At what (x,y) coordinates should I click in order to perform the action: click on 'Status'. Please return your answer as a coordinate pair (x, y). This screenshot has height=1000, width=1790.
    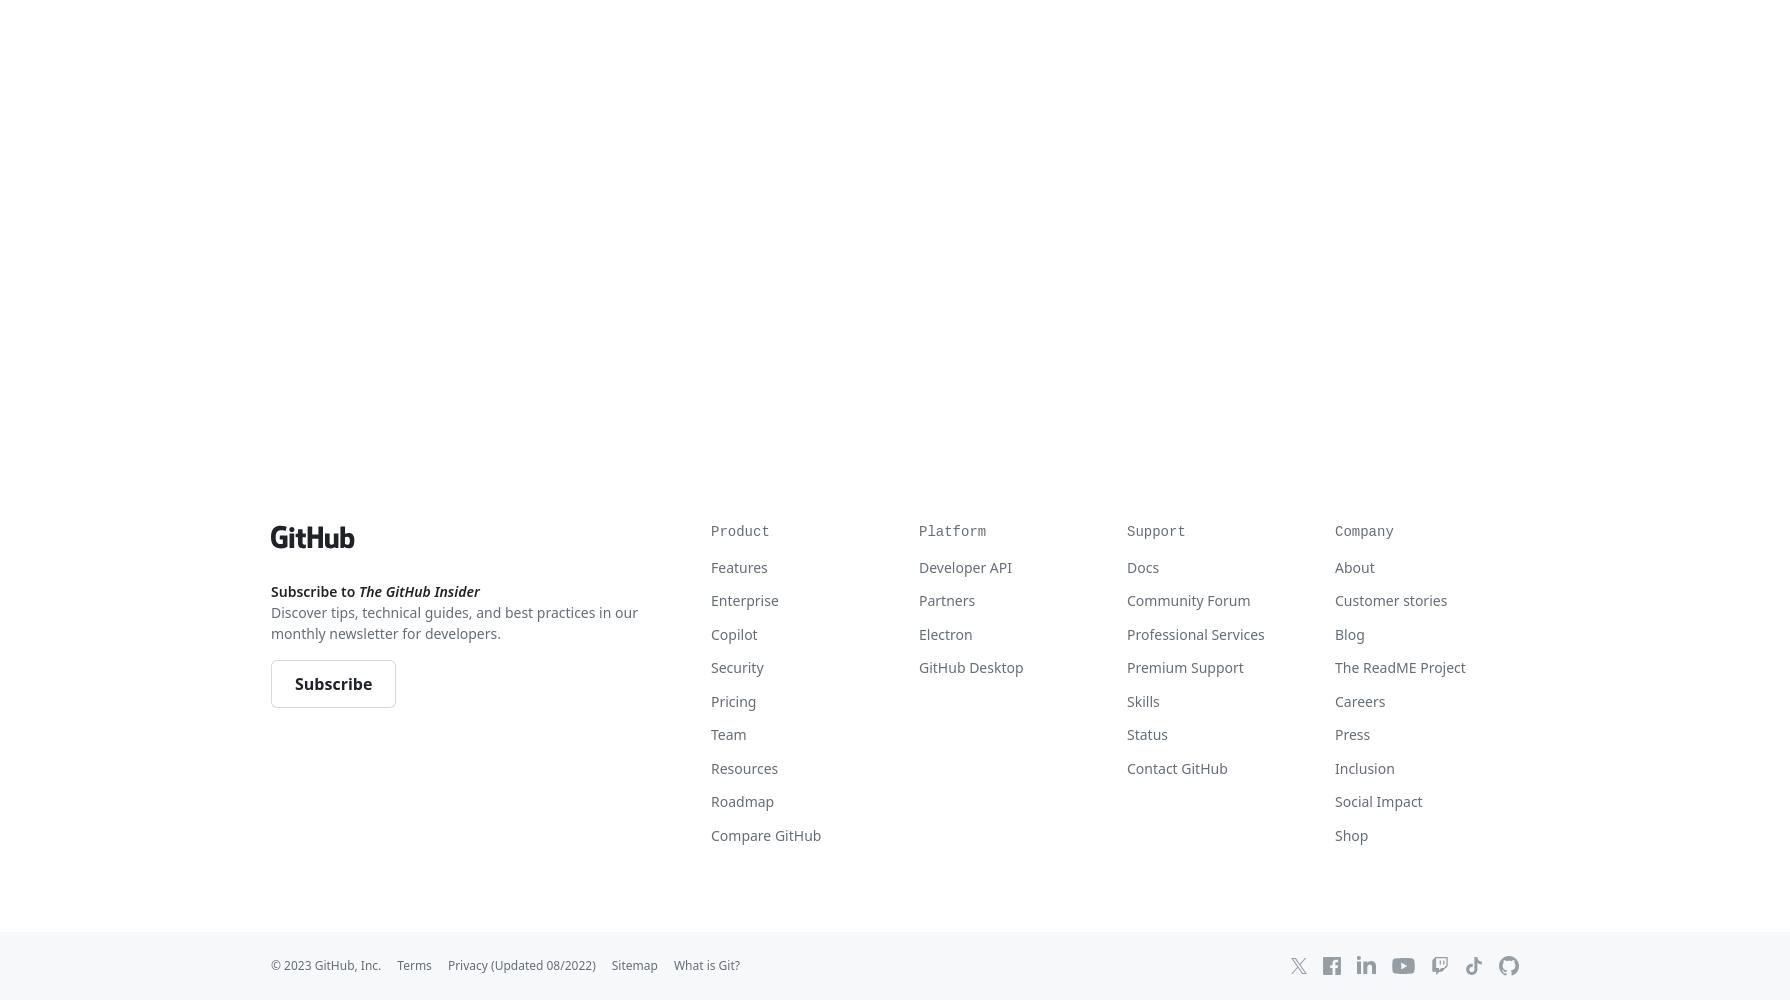
    Looking at the image, I should click on (1147, 733).